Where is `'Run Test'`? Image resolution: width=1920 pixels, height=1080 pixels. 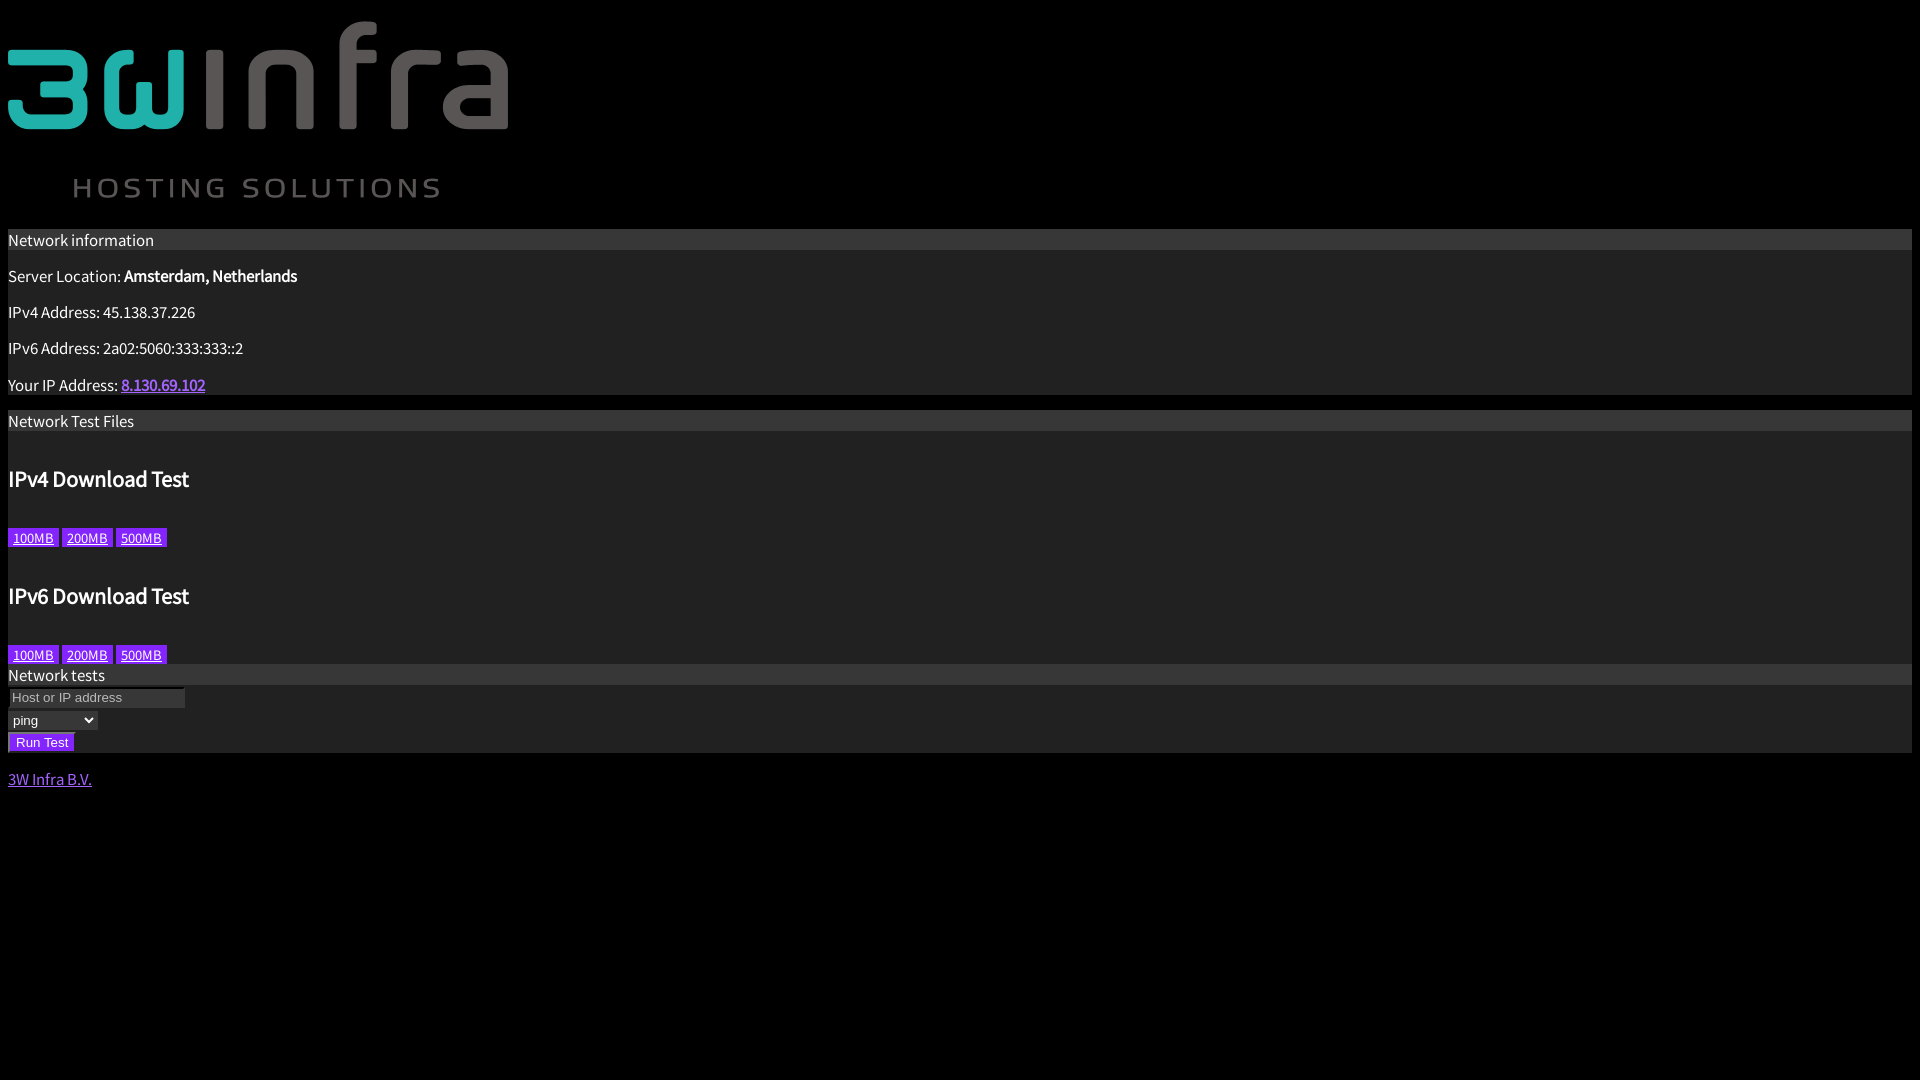 'Run Test' is located at coordinates (42, 742).